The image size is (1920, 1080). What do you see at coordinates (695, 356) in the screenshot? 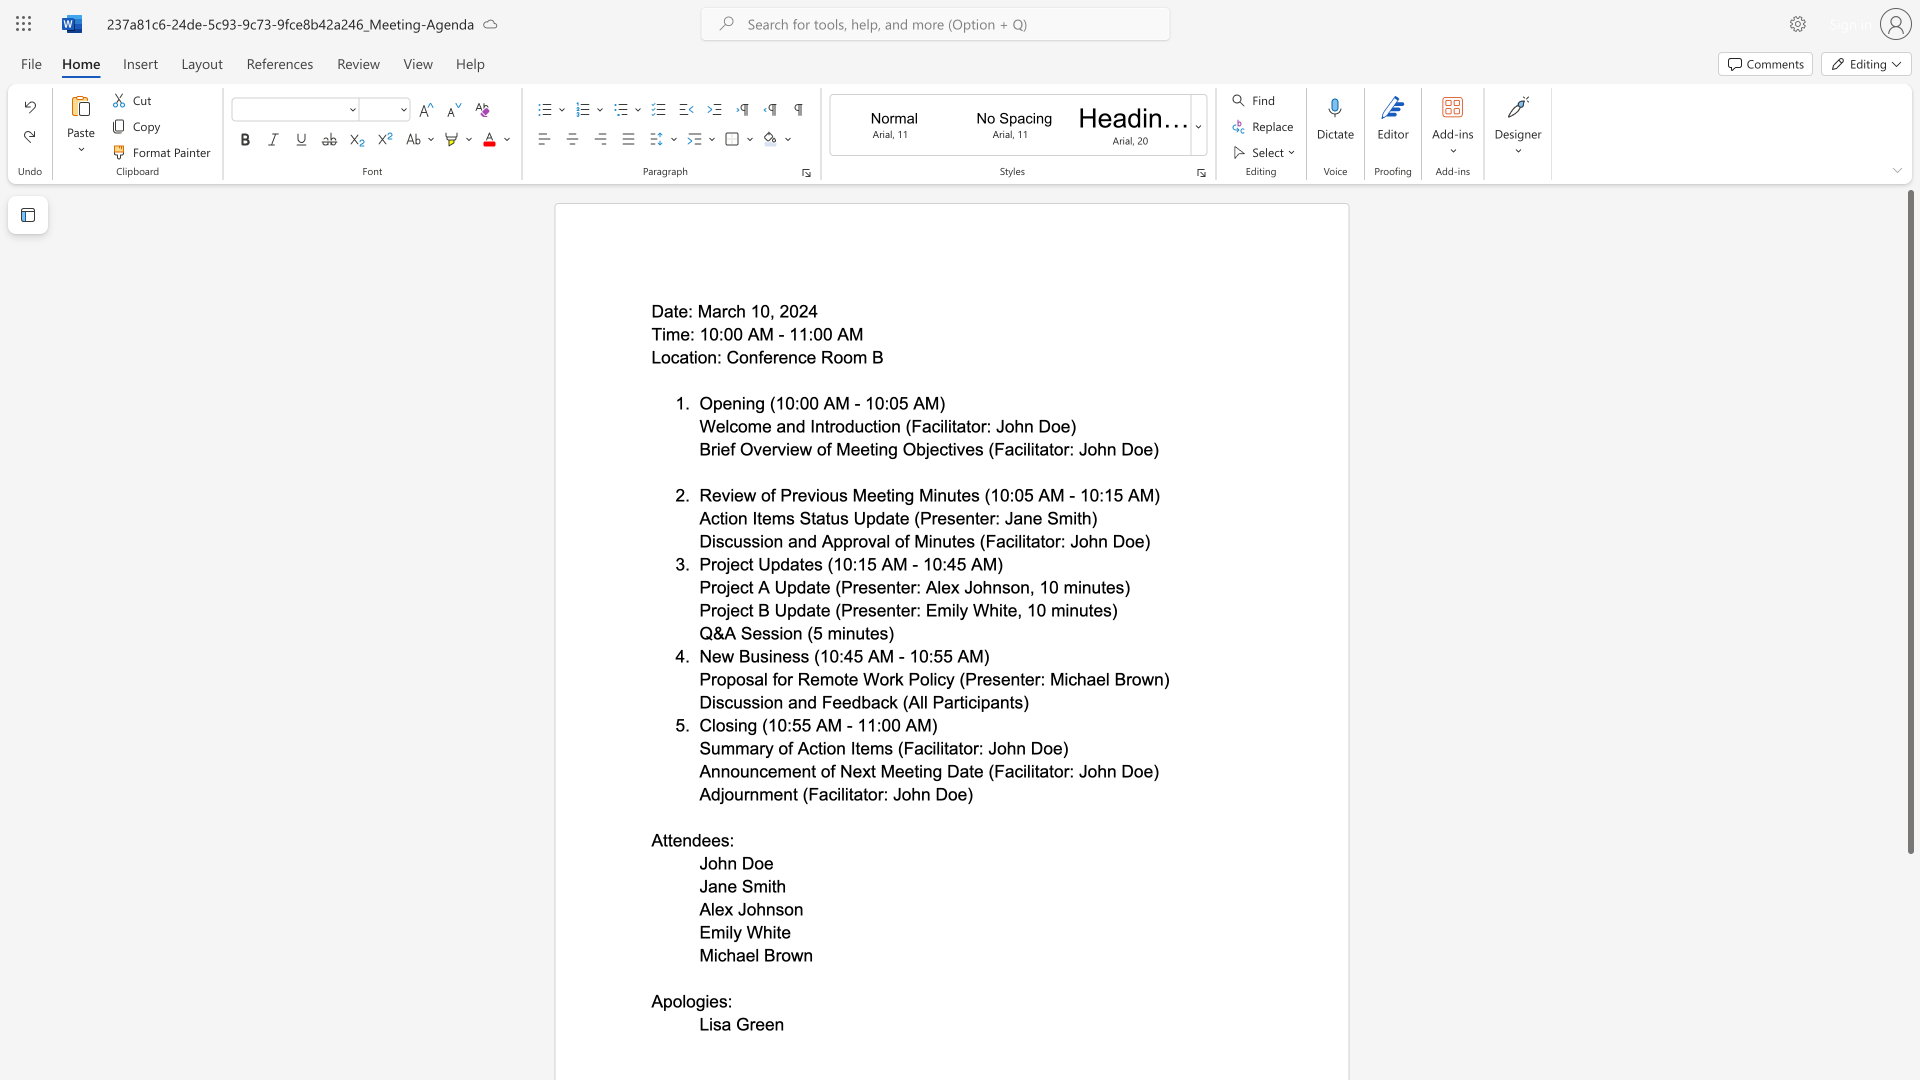
I see `the 1th character "i" in the text` at bounding box center [695, 356].